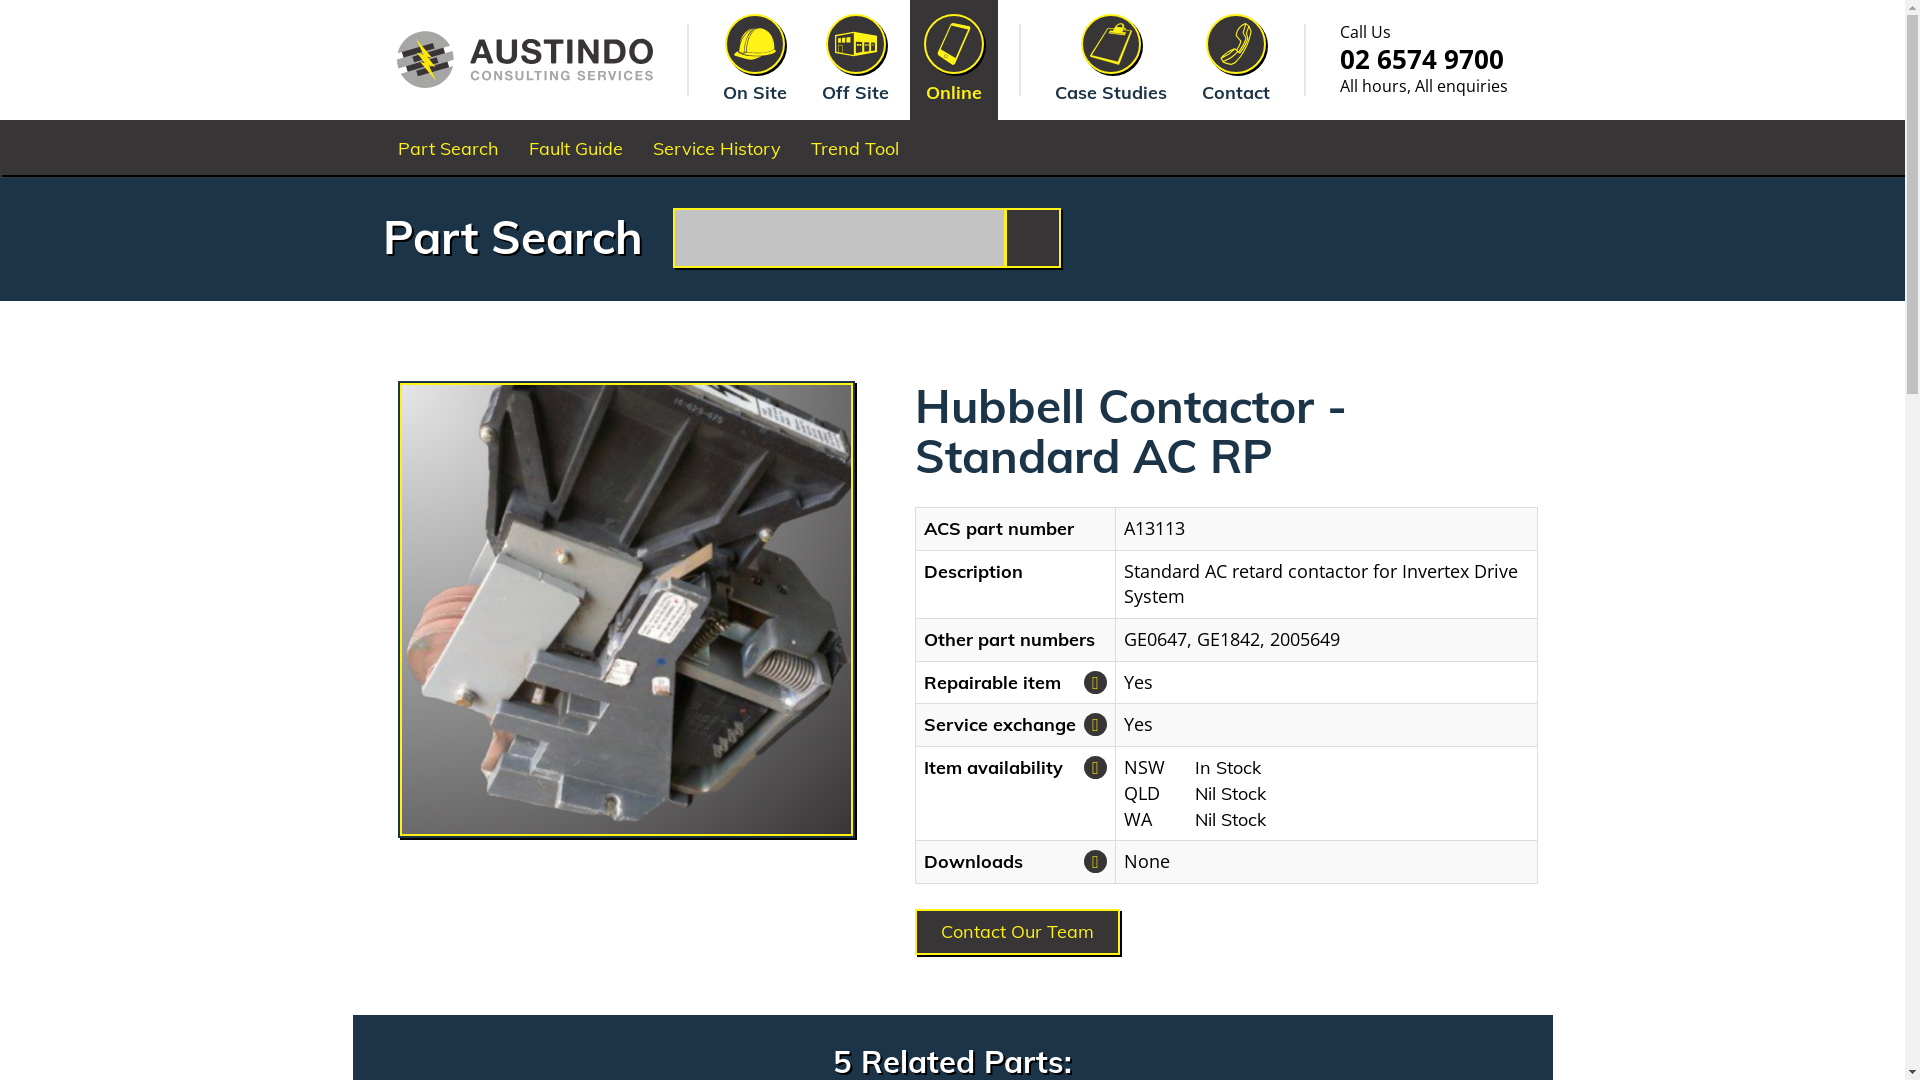 The image size is (1920, 1080). Describe the element at coordinates (1109, 59) in the screenshot. I see `'Case Studies'` at that location.